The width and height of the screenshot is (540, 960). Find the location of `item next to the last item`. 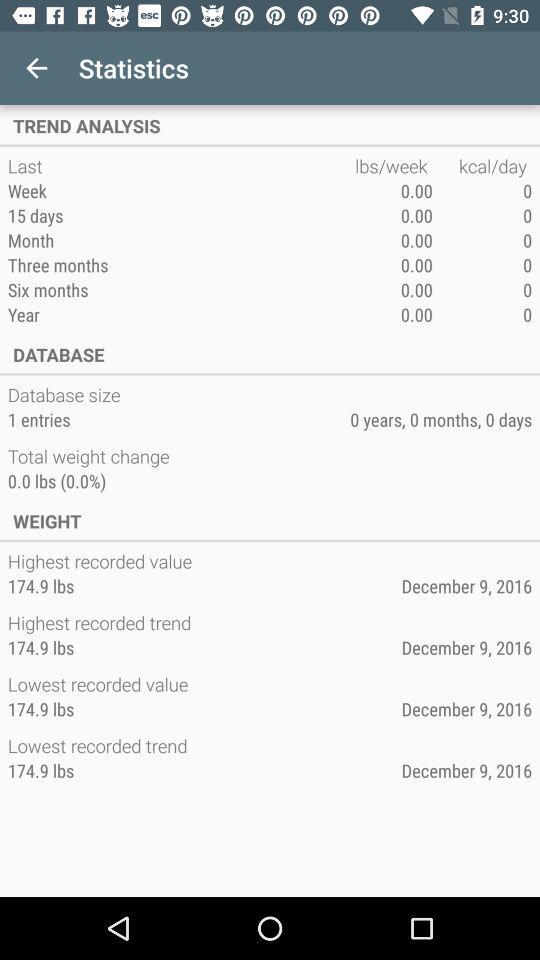

item next to the last item is located at coordinates (393, 165).